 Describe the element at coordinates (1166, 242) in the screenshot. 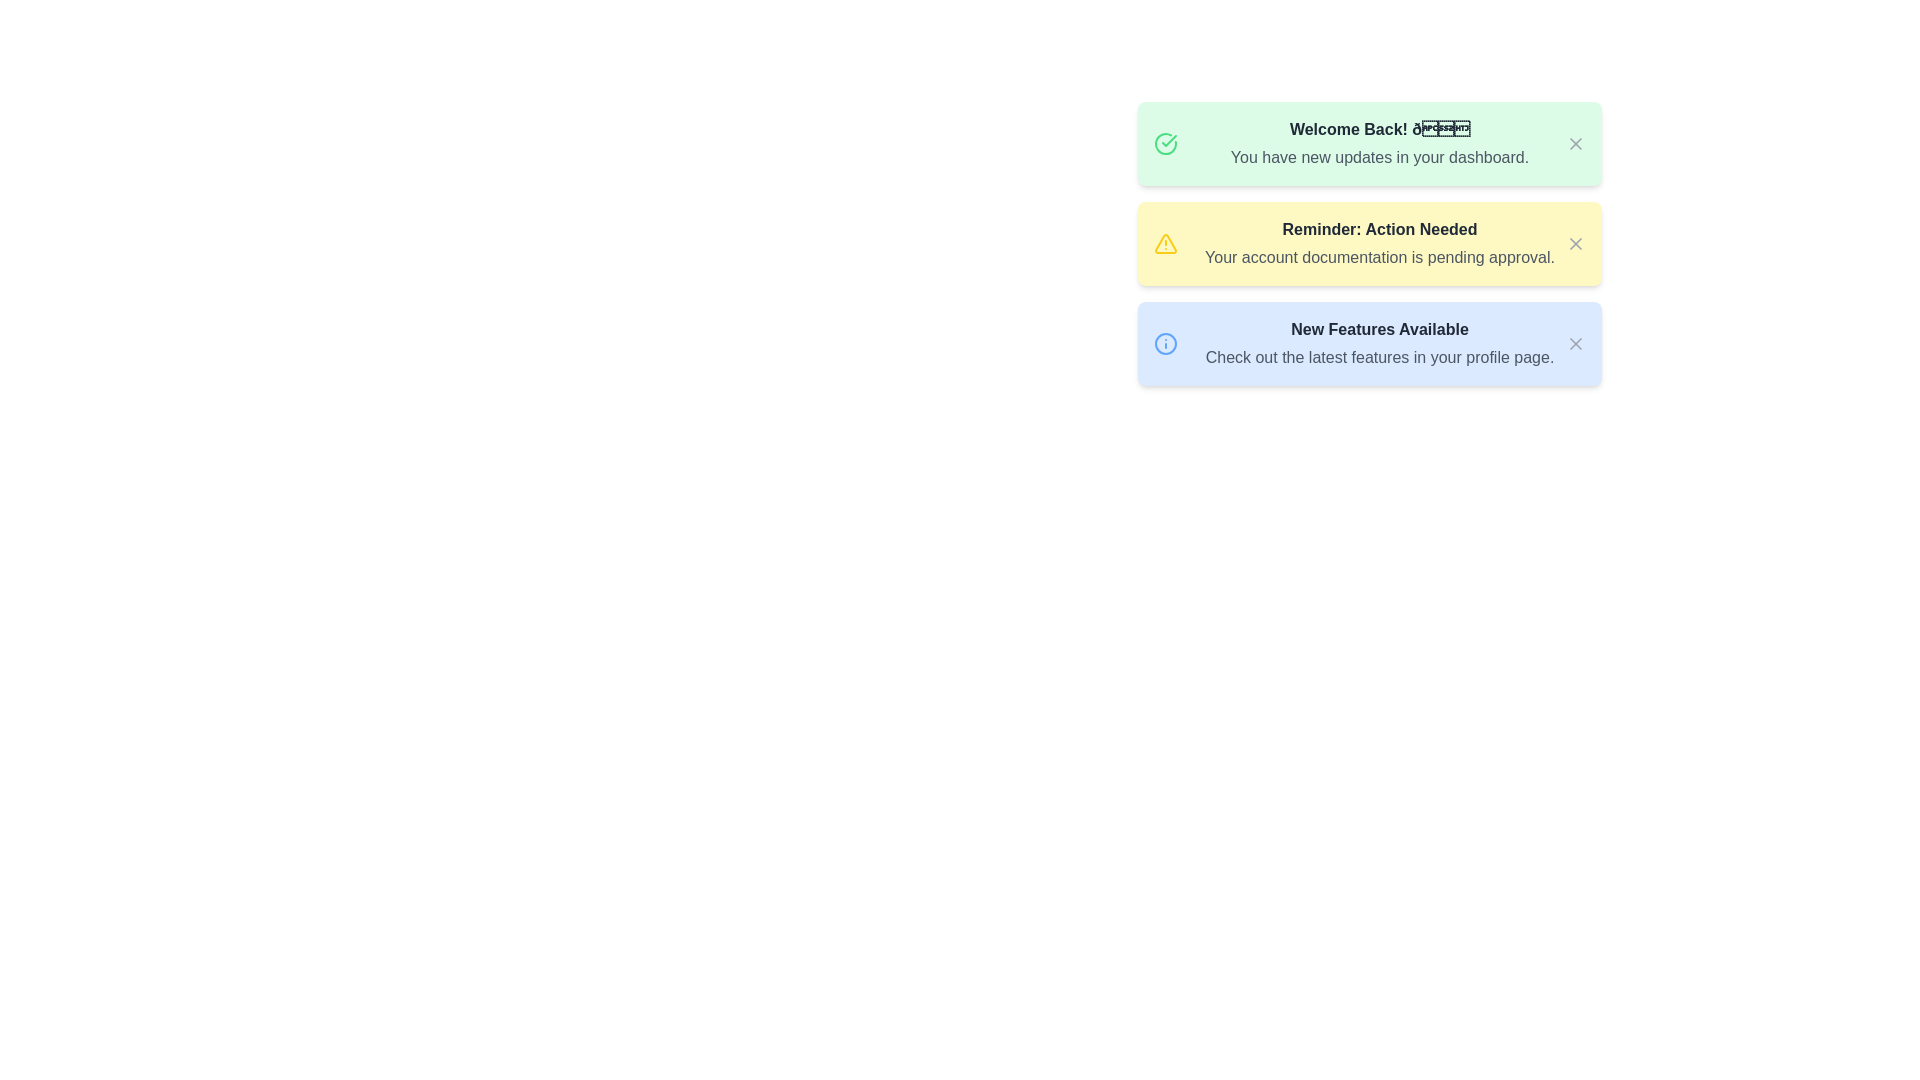

I see `triangular warning icon with a bold outline and centered exclamation mark symbol, located in the second notification titled 'Reminder: Action Needed'` at that location.